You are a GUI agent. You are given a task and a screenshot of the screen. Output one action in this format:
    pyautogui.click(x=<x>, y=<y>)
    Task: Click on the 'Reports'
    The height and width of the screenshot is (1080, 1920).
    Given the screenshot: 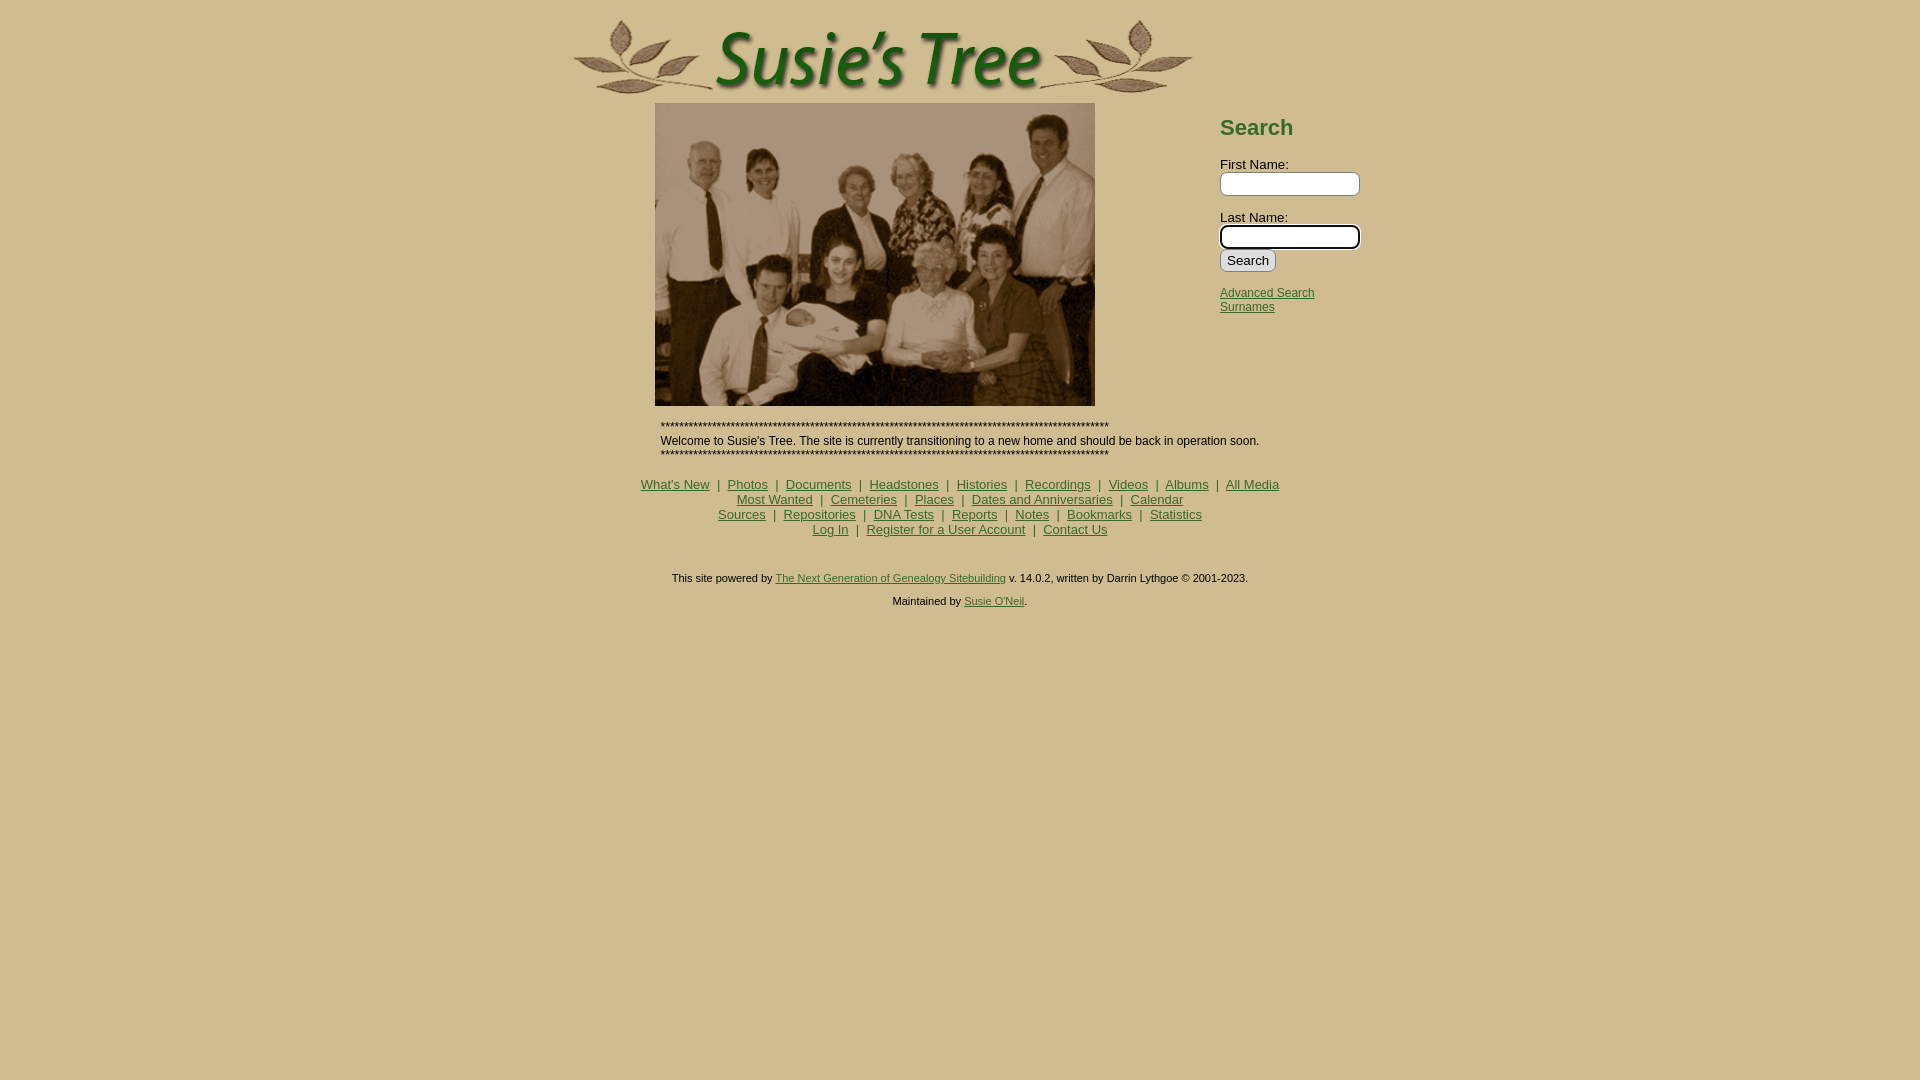 What is the action you would take?
    pyautogui.click(x=950, y=513)
    